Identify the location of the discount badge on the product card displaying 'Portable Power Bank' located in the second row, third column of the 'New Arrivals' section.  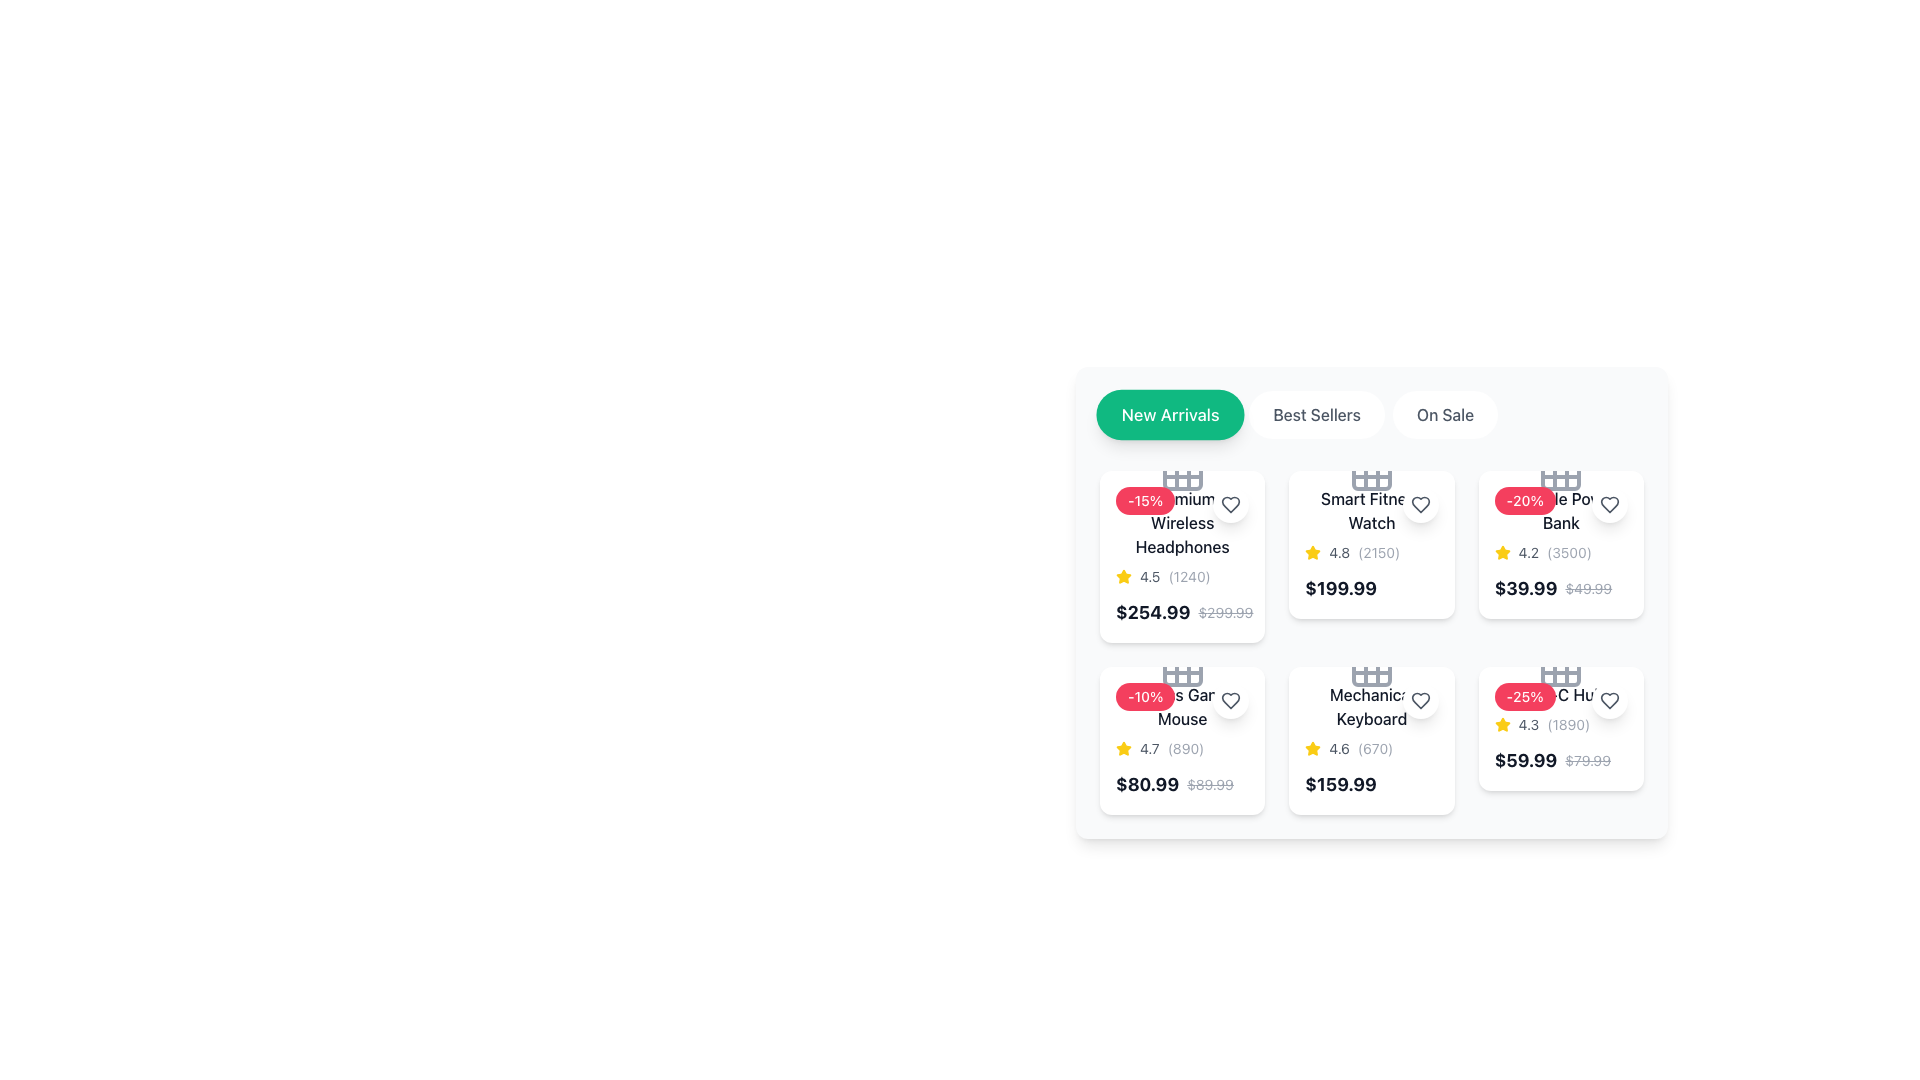
(1560, 544).